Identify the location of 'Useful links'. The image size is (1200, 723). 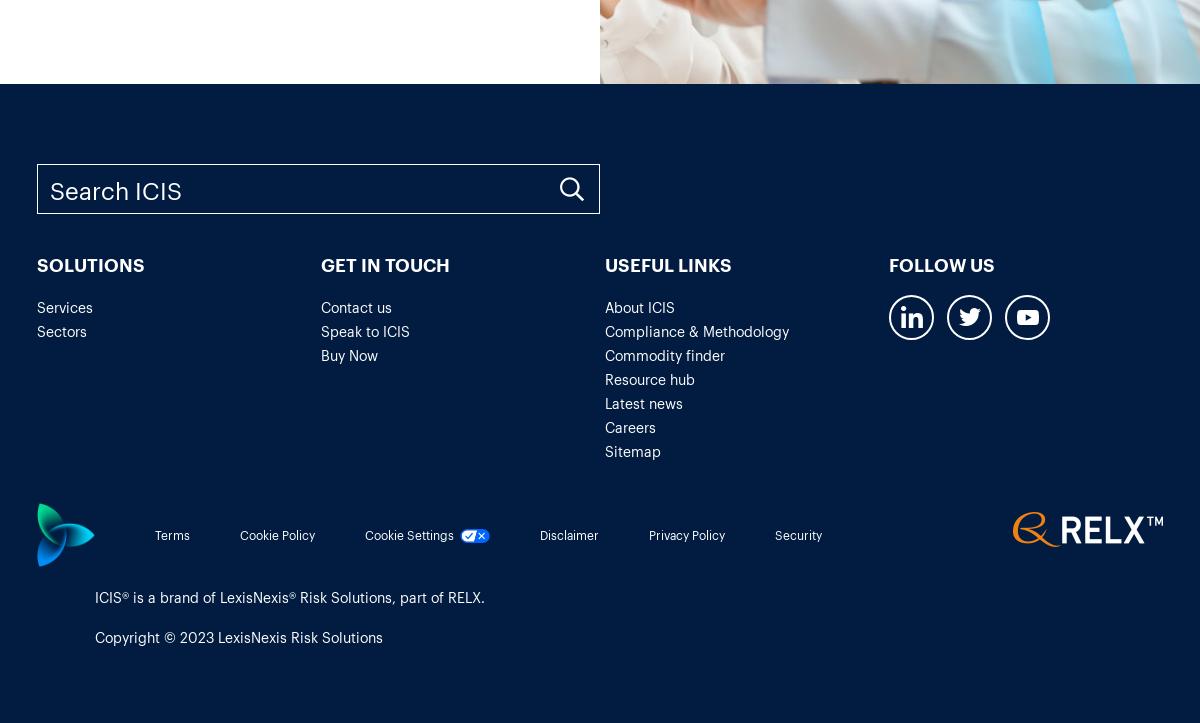
(668, 262).